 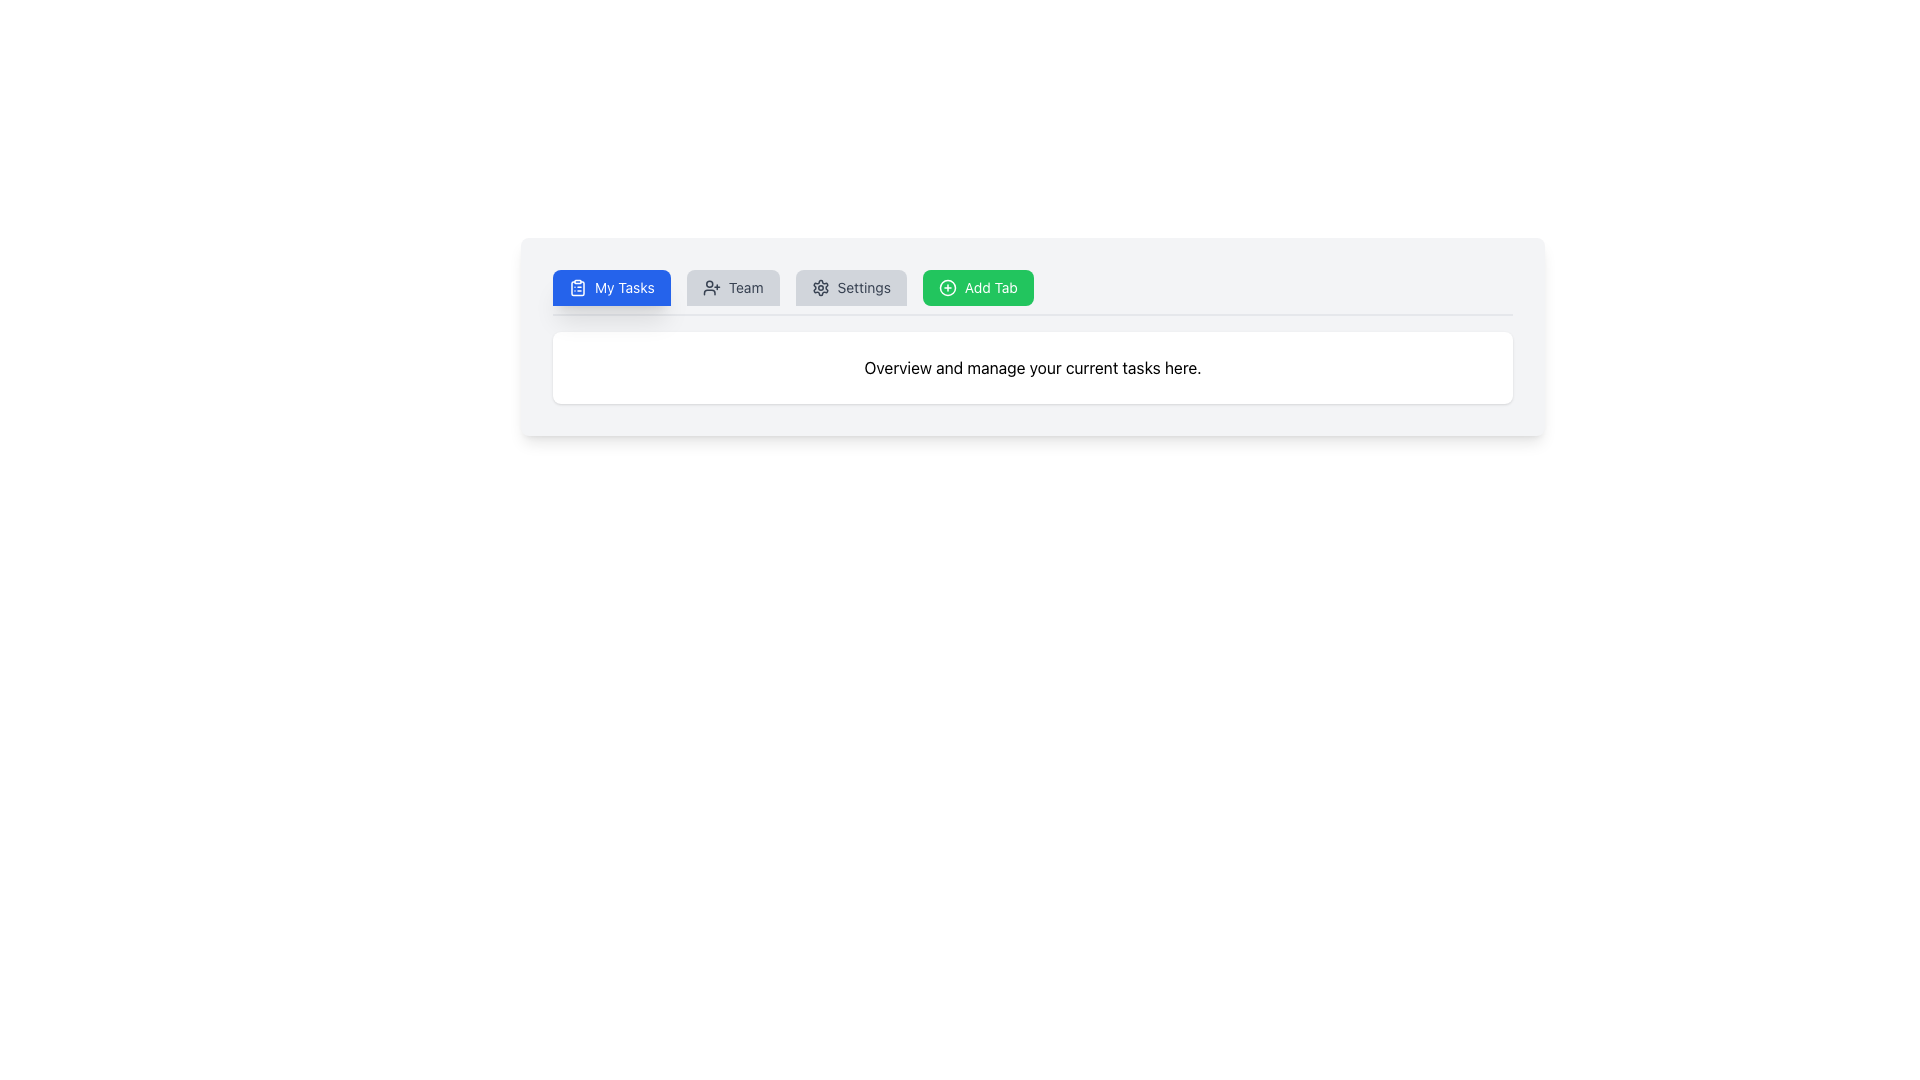 I want to click on the team management tab, which is the second tab in the top navigation bar, located to the right of the 'My Tasks' tab and to the left of the 'Settings' tab, so click(x=732, y=288).